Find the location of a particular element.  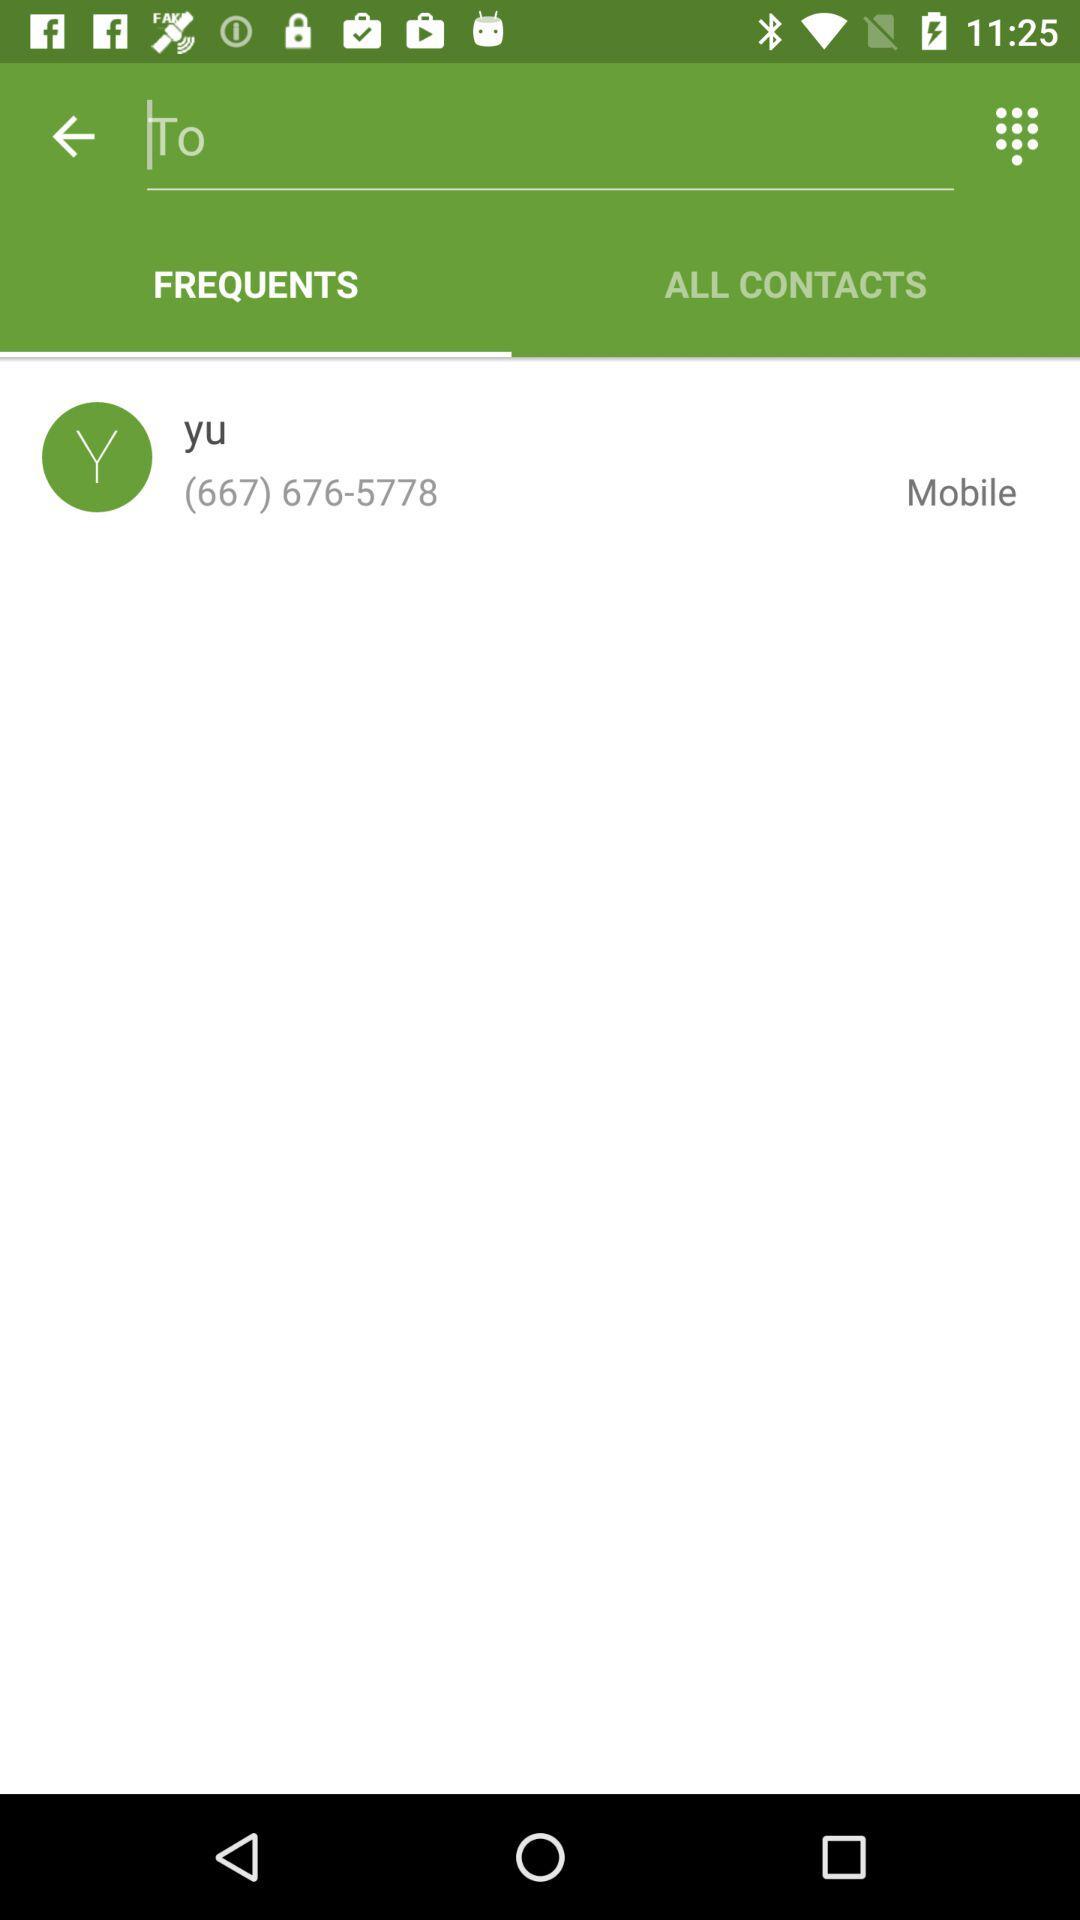

the app above frequents item is located at coordinates (550, 135).